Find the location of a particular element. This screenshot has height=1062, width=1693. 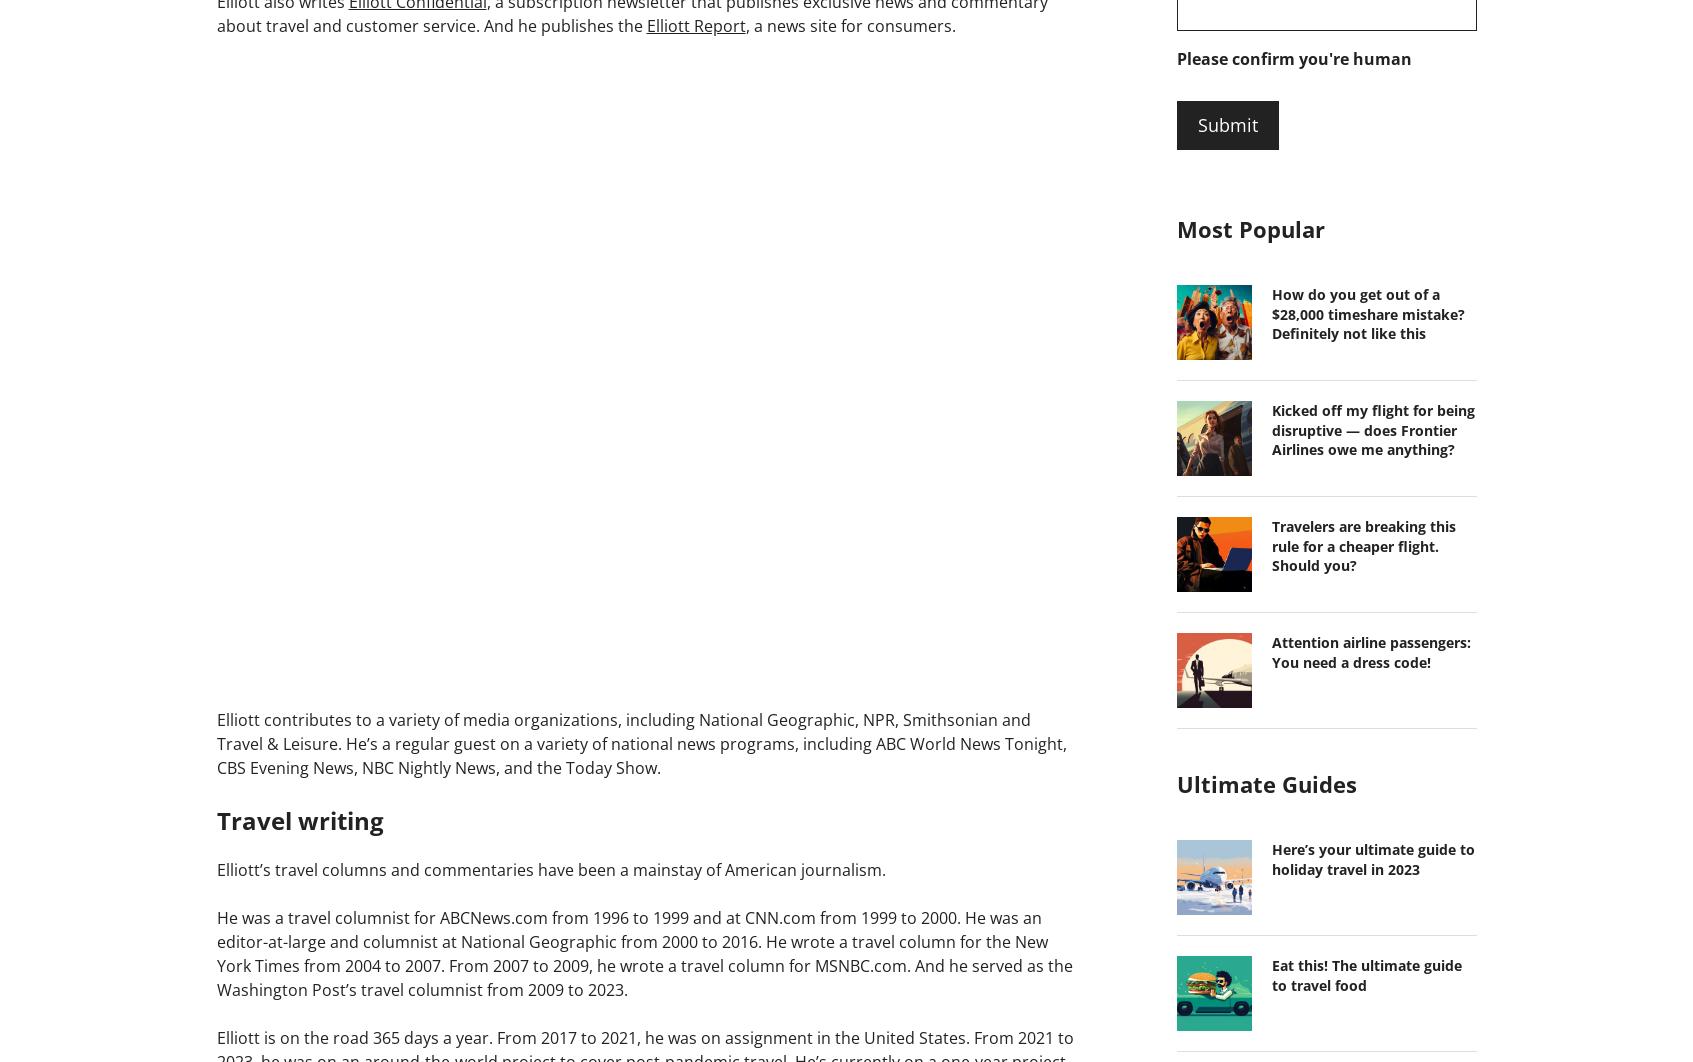

'How do you get out of a $28,000 timeshare mistake? Definitely not like this' is located at coordinates (1366, 313).